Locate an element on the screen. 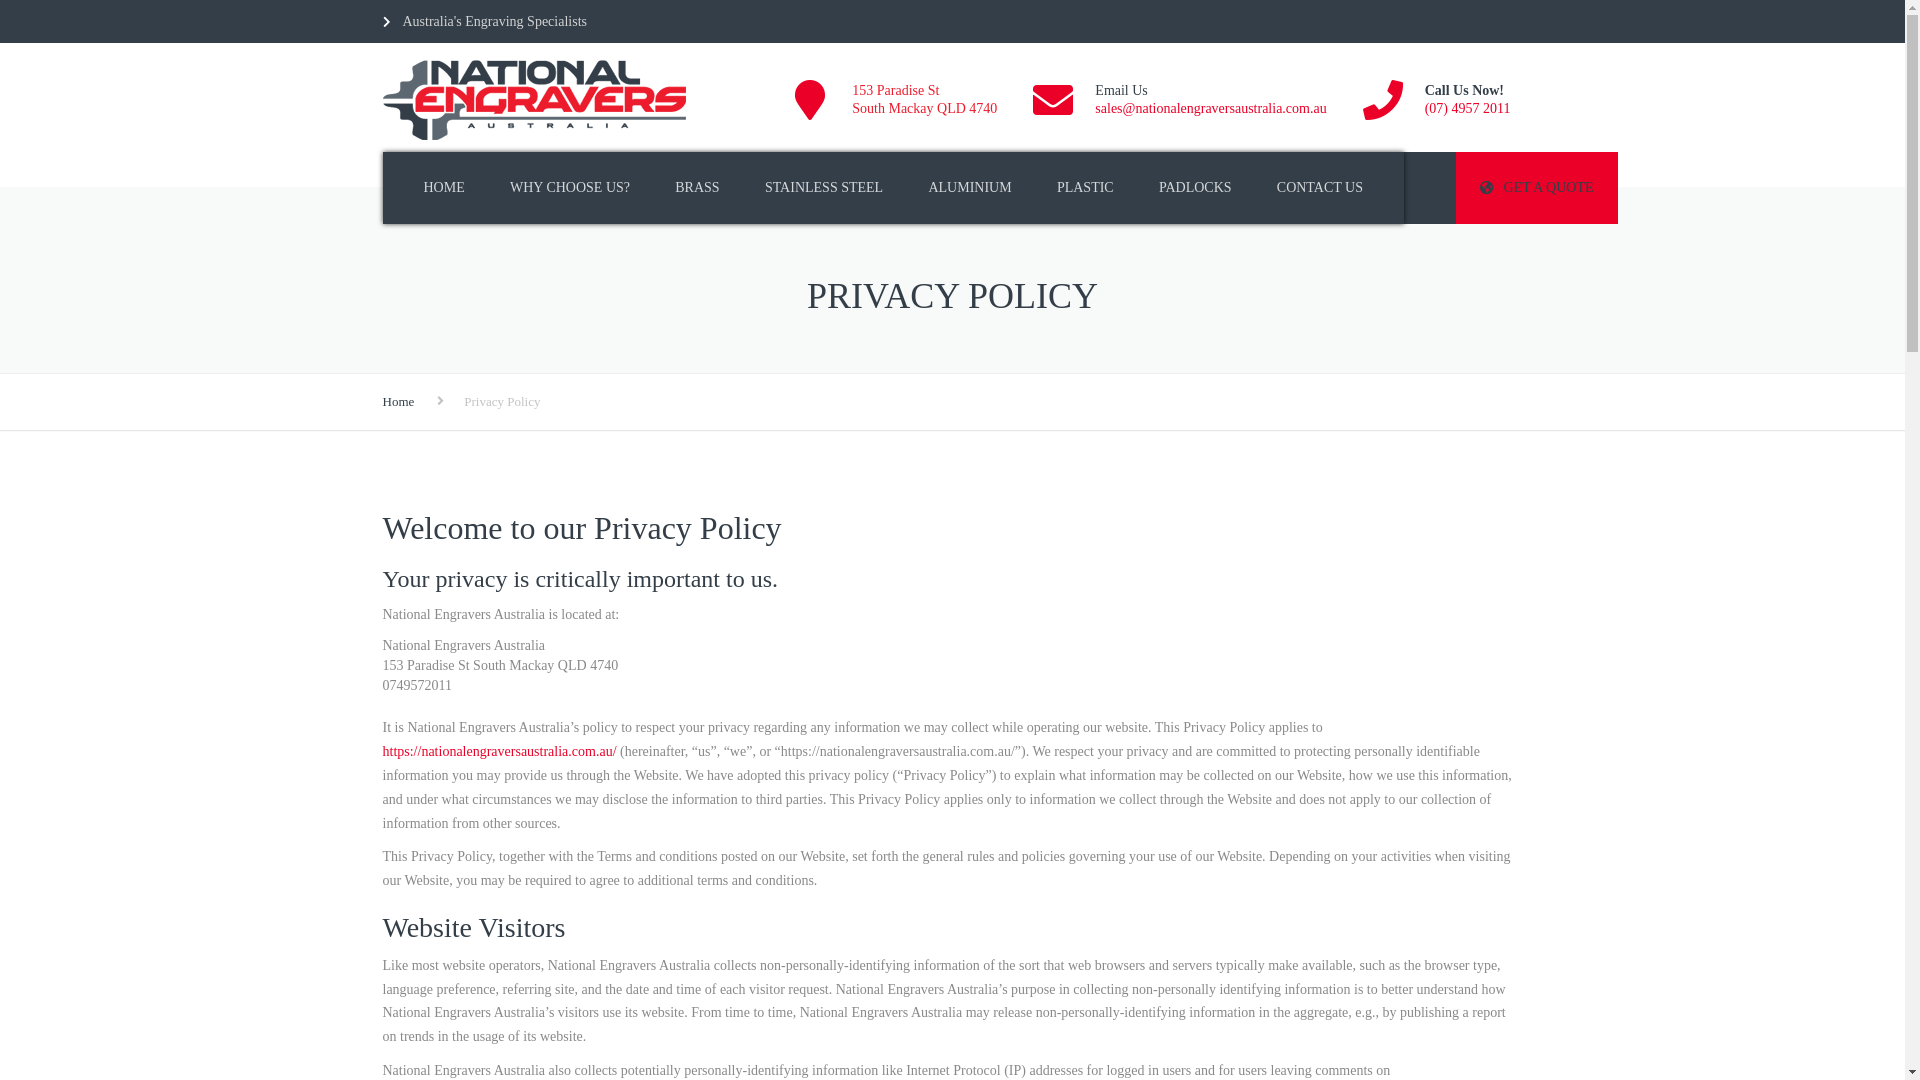  'ALUMINIUM' is located at coordinates (969, 188).